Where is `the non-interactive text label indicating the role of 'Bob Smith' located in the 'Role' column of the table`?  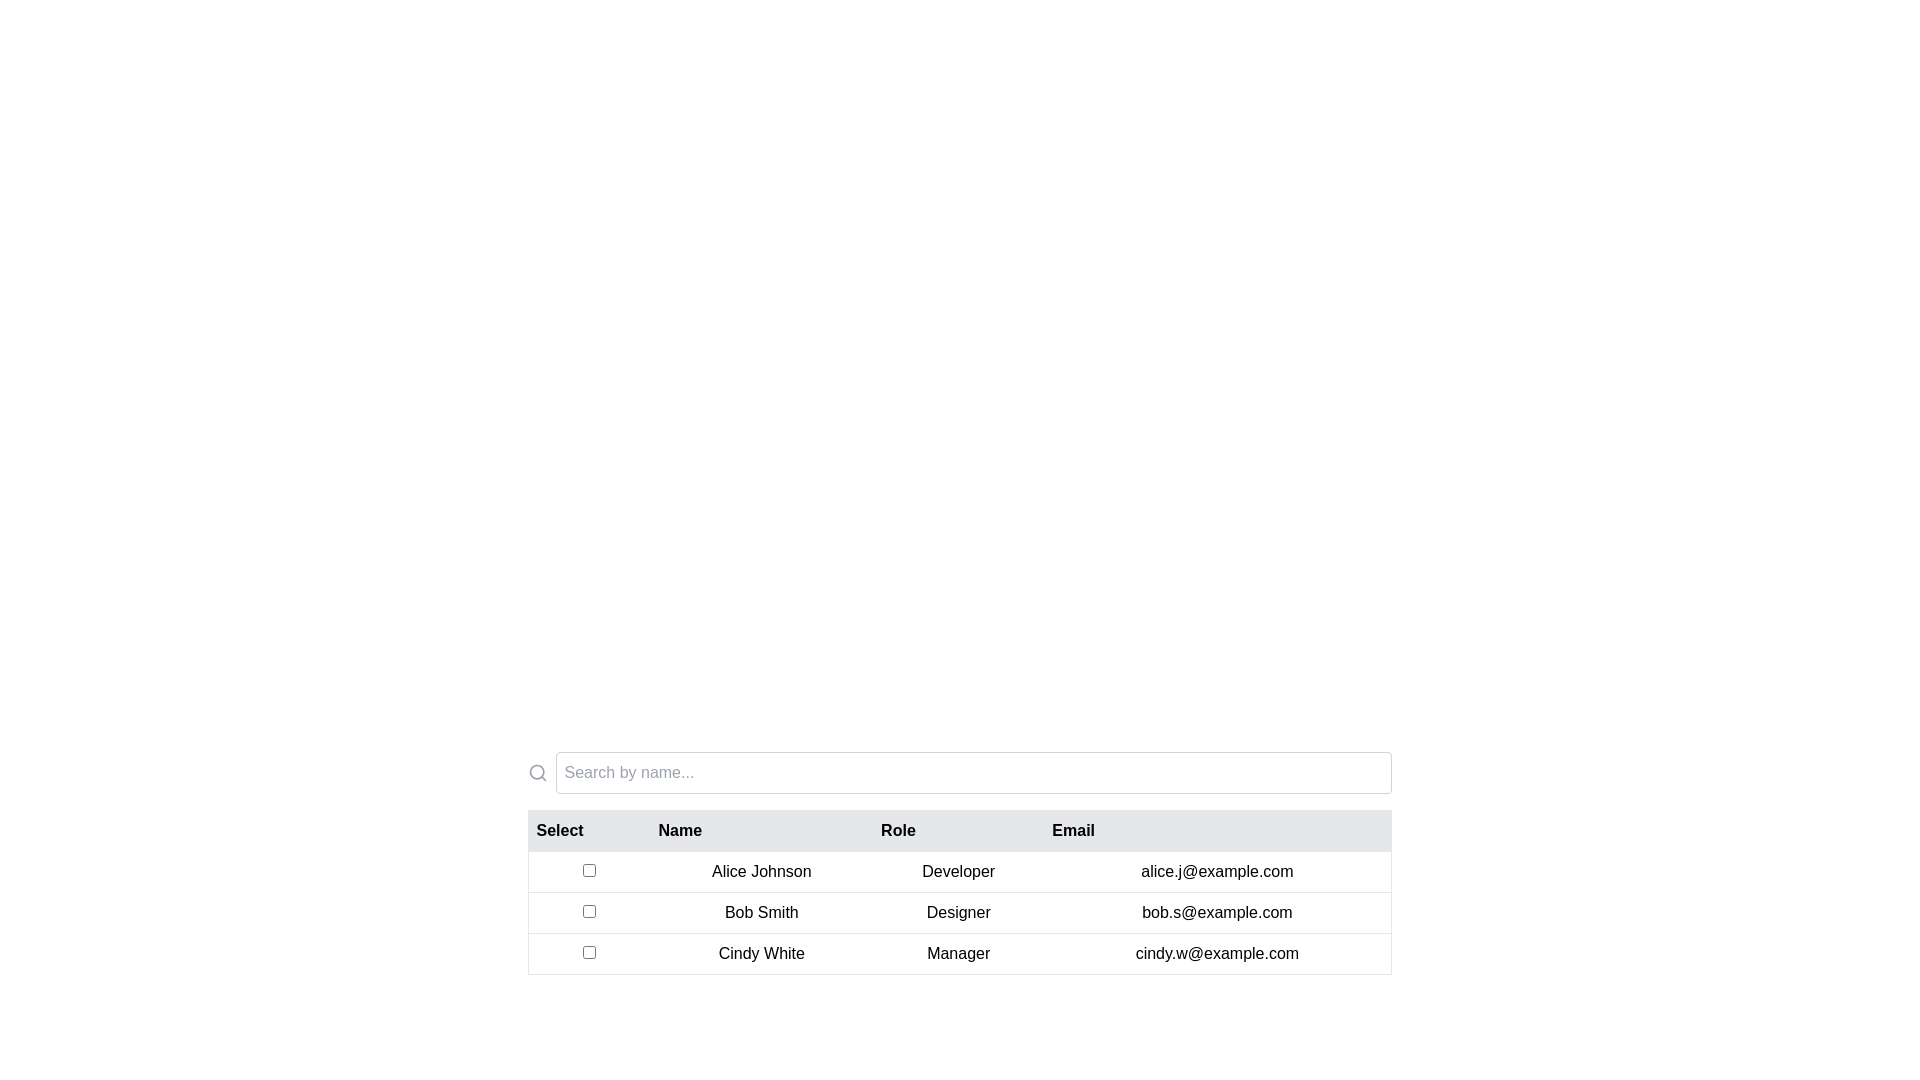 the non-interactive text label indicating the role of 'Bob Smith' located in the 'Role' column of the table is located at coordinates (957, 913).